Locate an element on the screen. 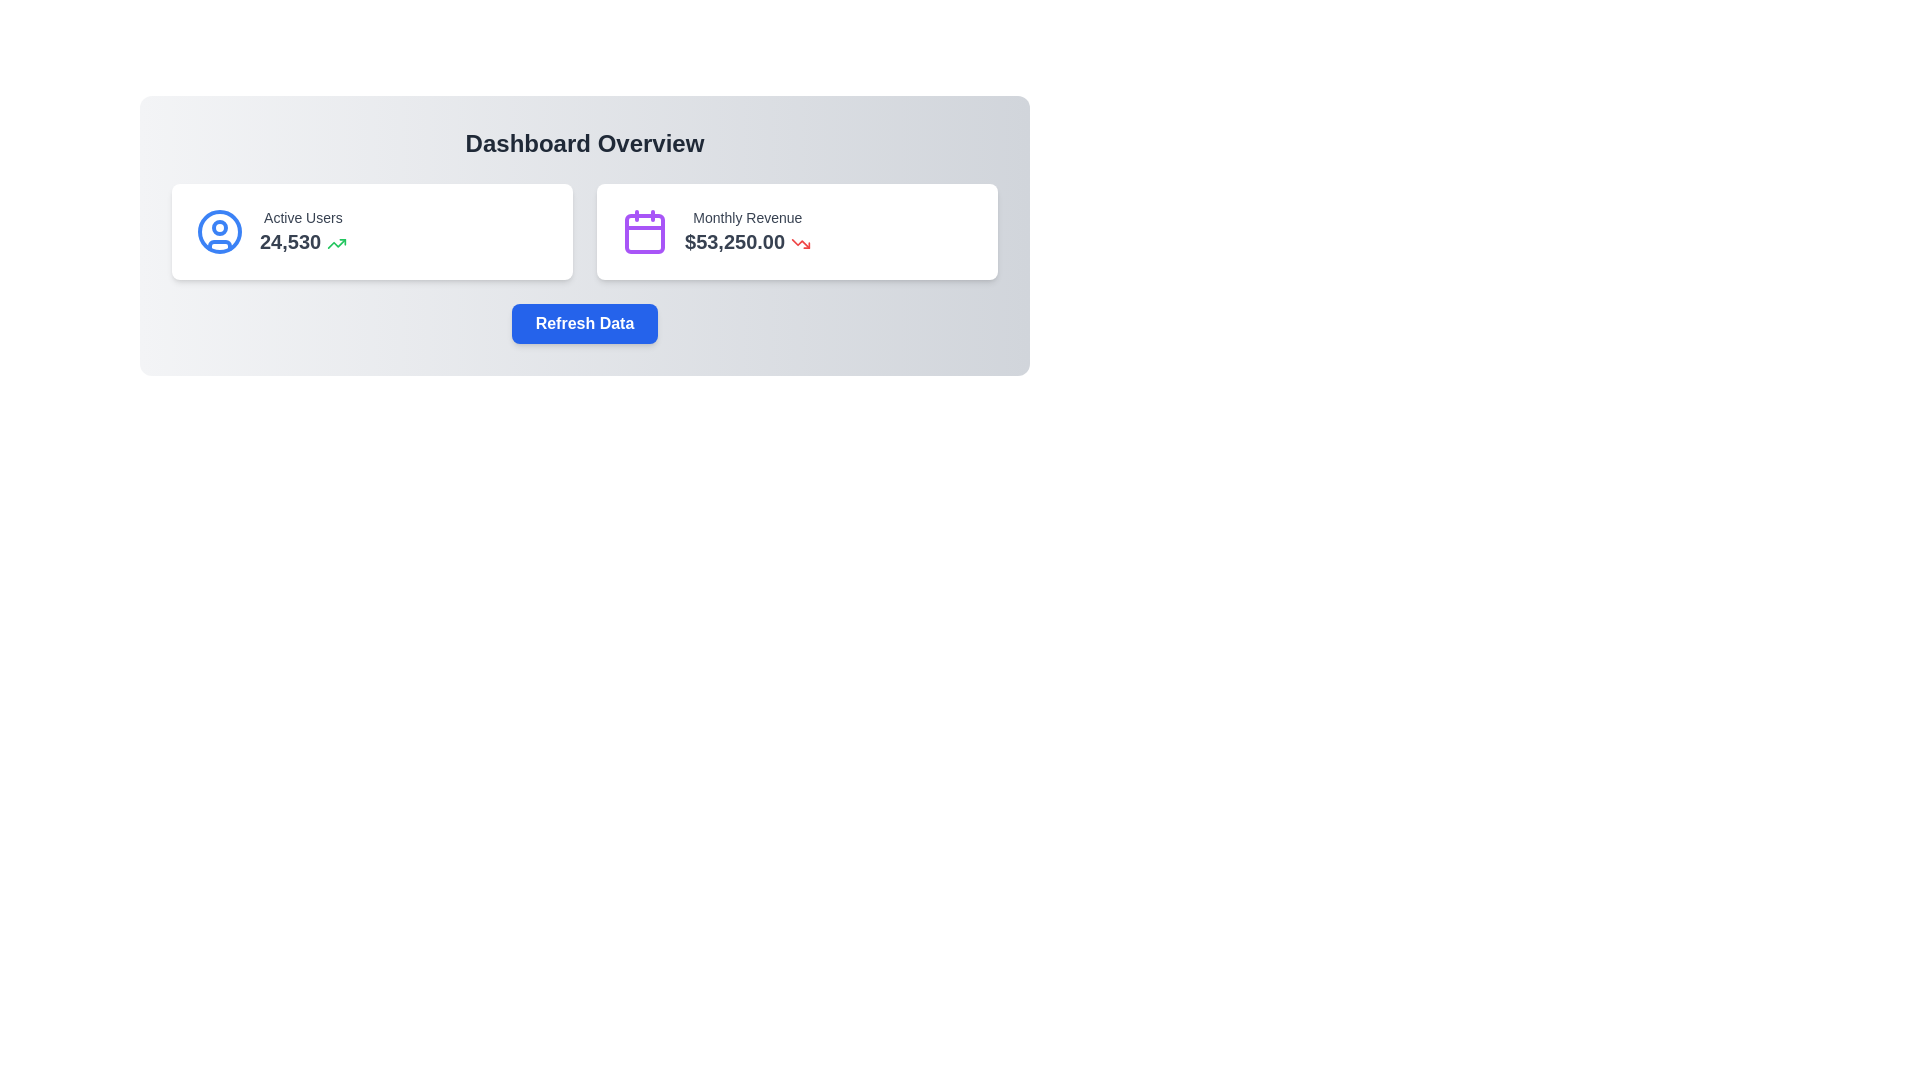 The height and width of the screenshot is (1080, 1920). the 'Active Users' text label, which is positioned above the numerical value '24,530' in the Dashboard Overview section is located at coordinates (302, 218).